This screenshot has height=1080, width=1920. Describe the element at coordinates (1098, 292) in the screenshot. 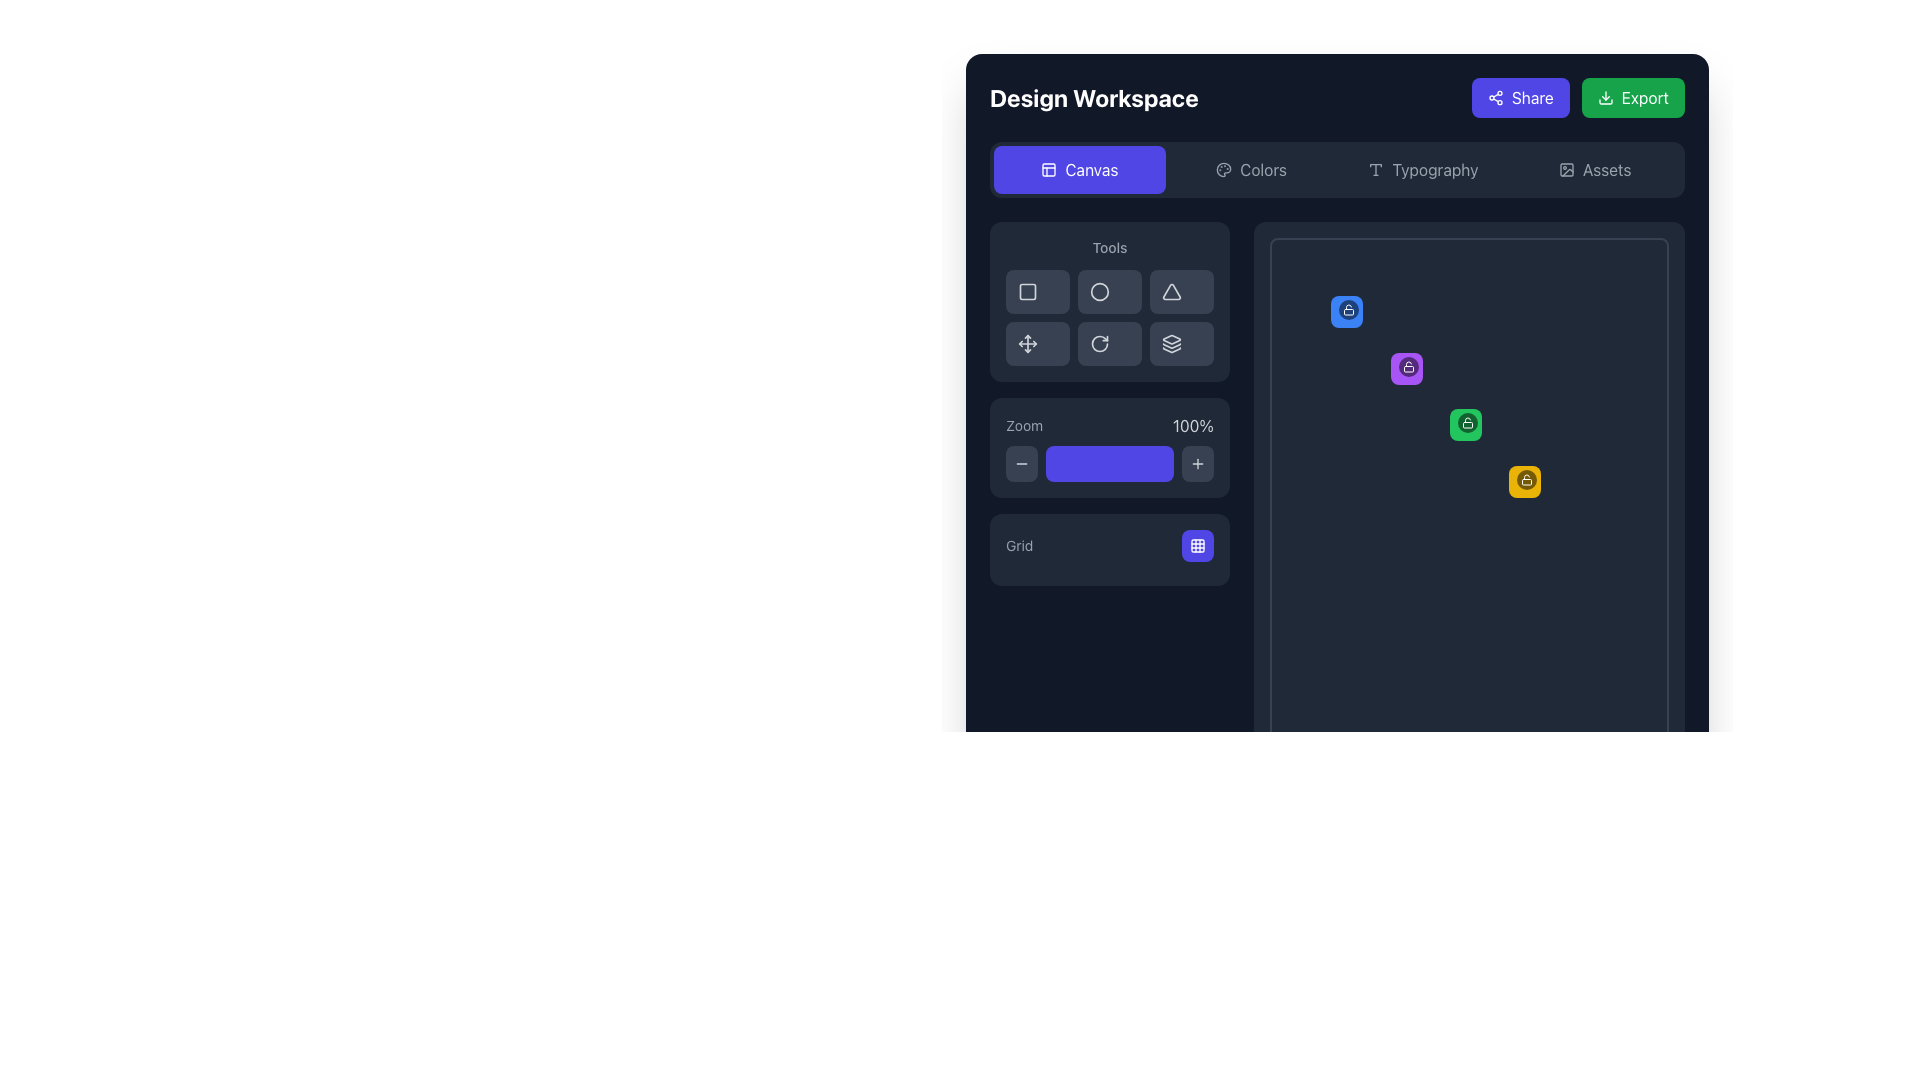

I see `the circular icon in the Tools section of the left sidebar` at that location.